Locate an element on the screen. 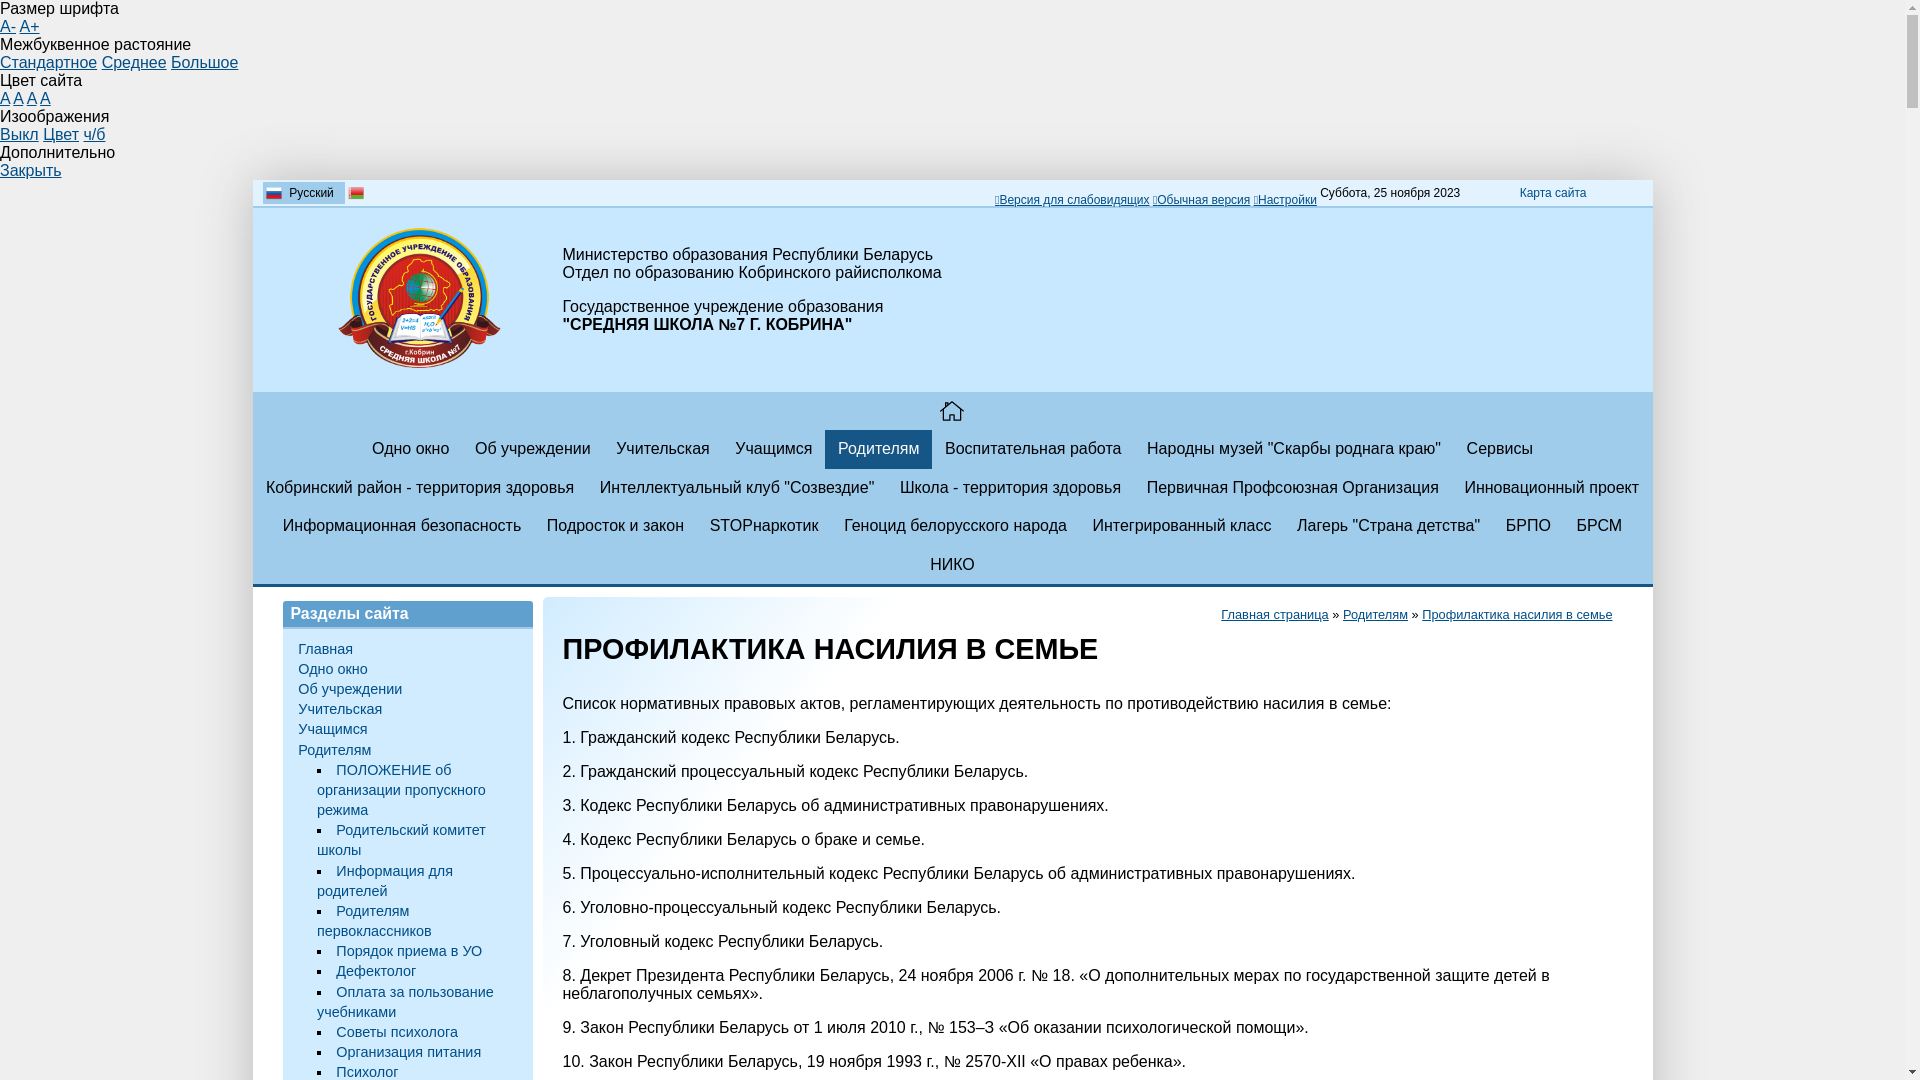 The height and width of the screenshot is (1080, 1920). 'A' is located at coordinates (13, 98).